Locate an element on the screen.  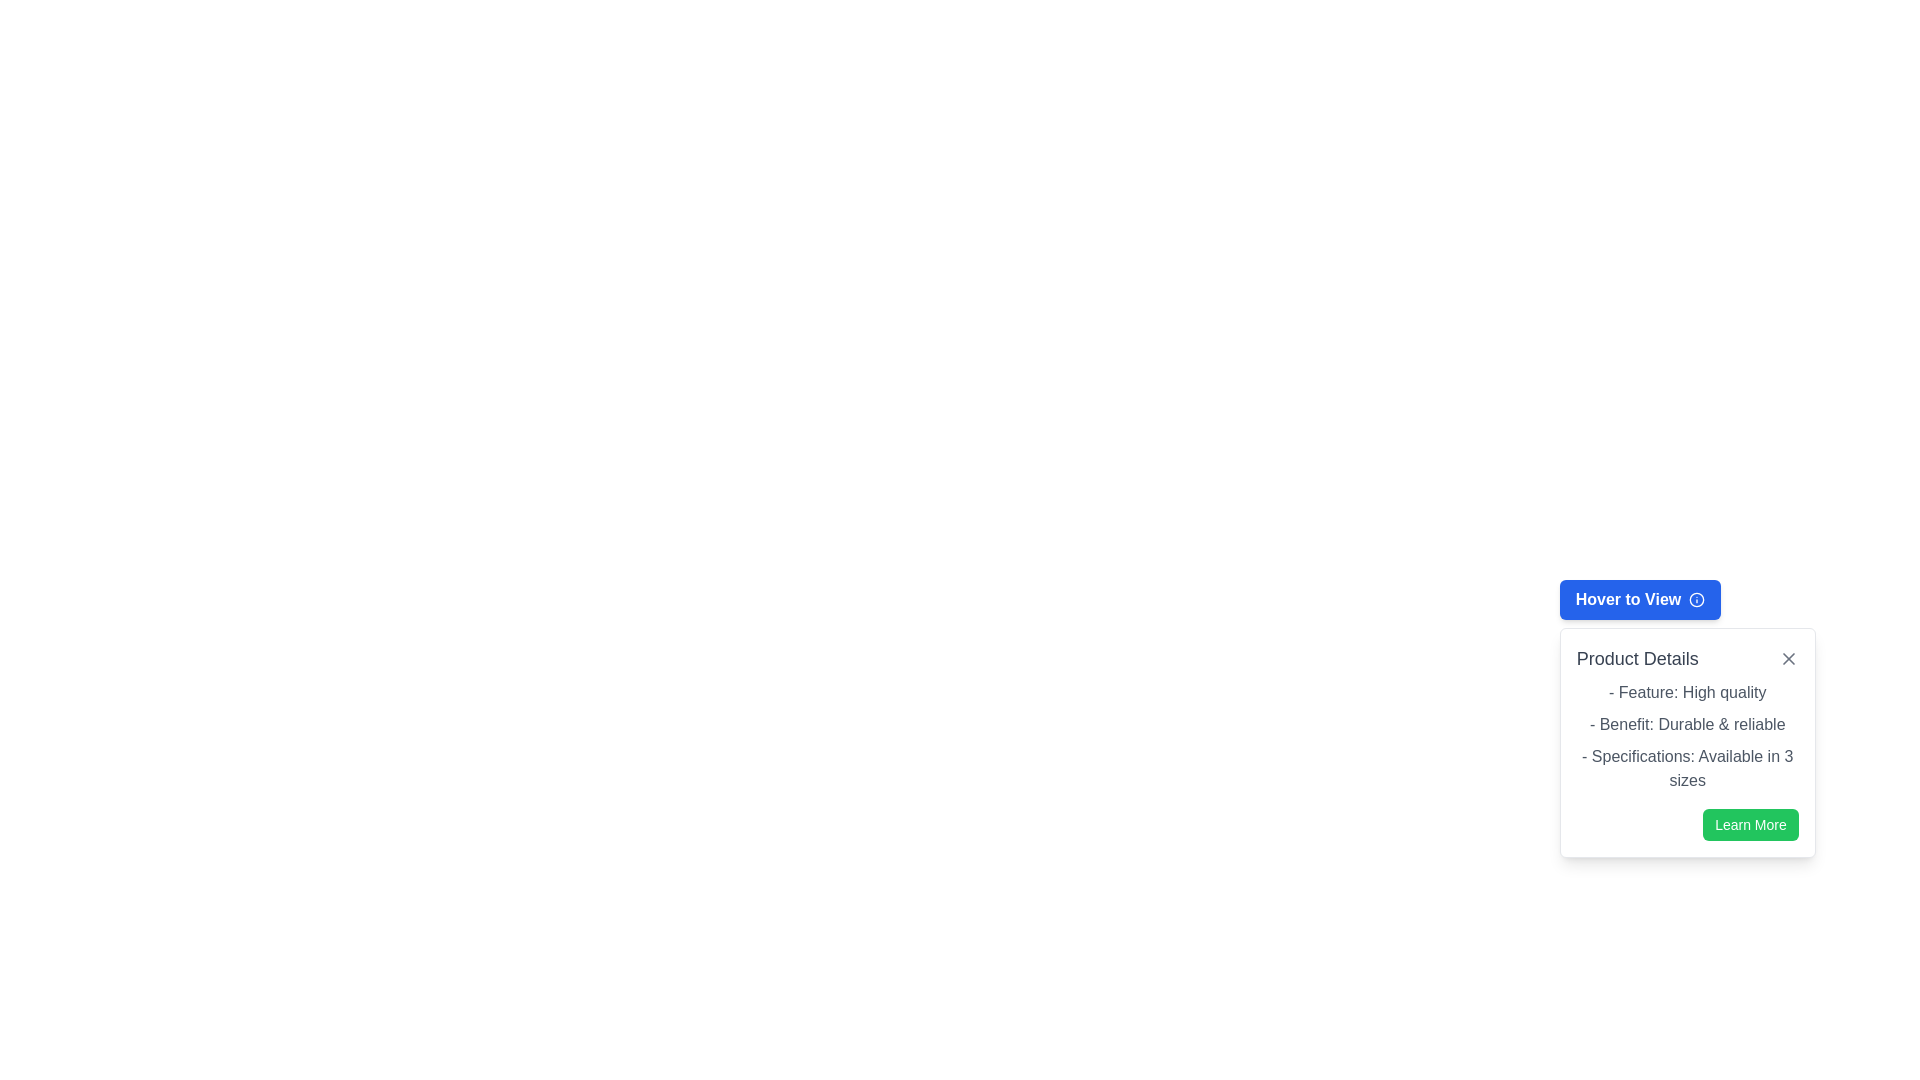
information from the Text Display element that contains the line '- Specifications: Available in 3 sizes', located in the 'Product Details' dialog box, positioned below the second list item and above the 'Learn More' button is located at coordinates (1686, 767).